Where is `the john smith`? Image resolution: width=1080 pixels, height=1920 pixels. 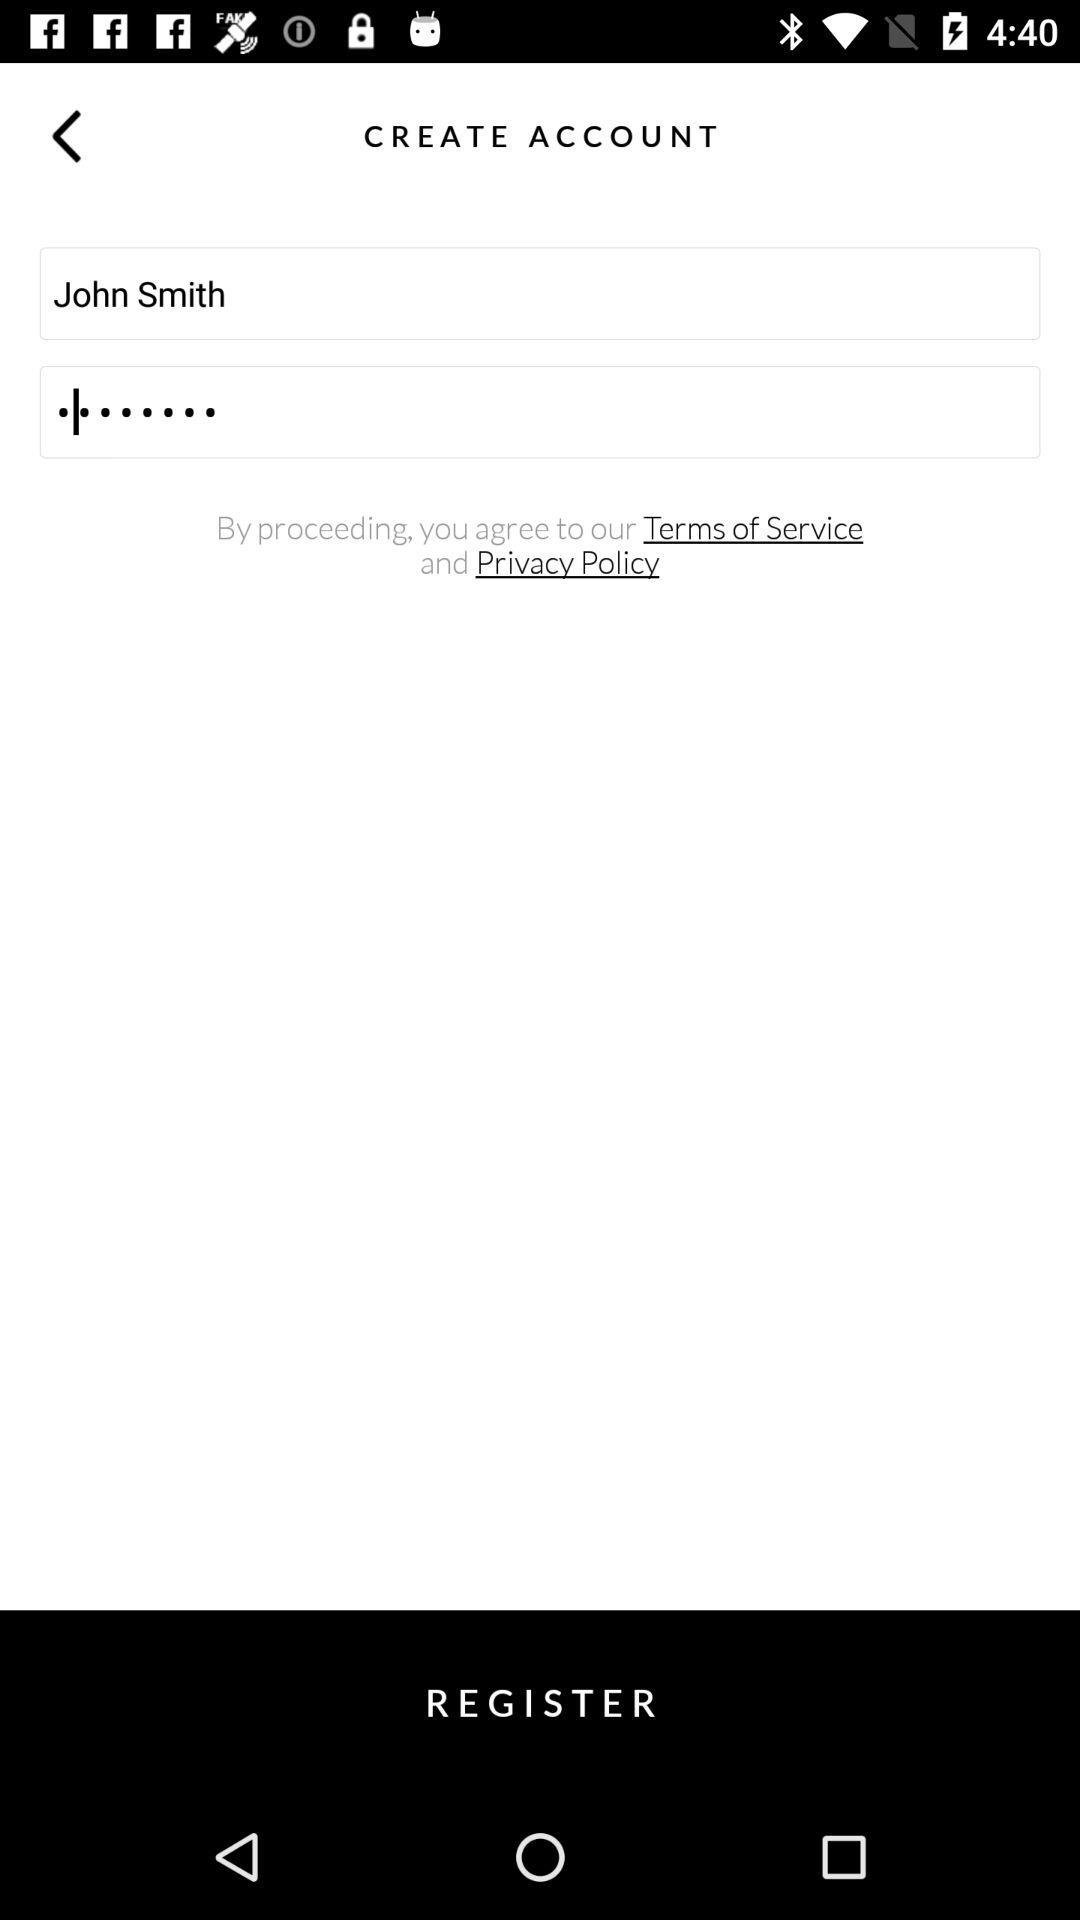
the john smith is located at coordinates (540, 292).